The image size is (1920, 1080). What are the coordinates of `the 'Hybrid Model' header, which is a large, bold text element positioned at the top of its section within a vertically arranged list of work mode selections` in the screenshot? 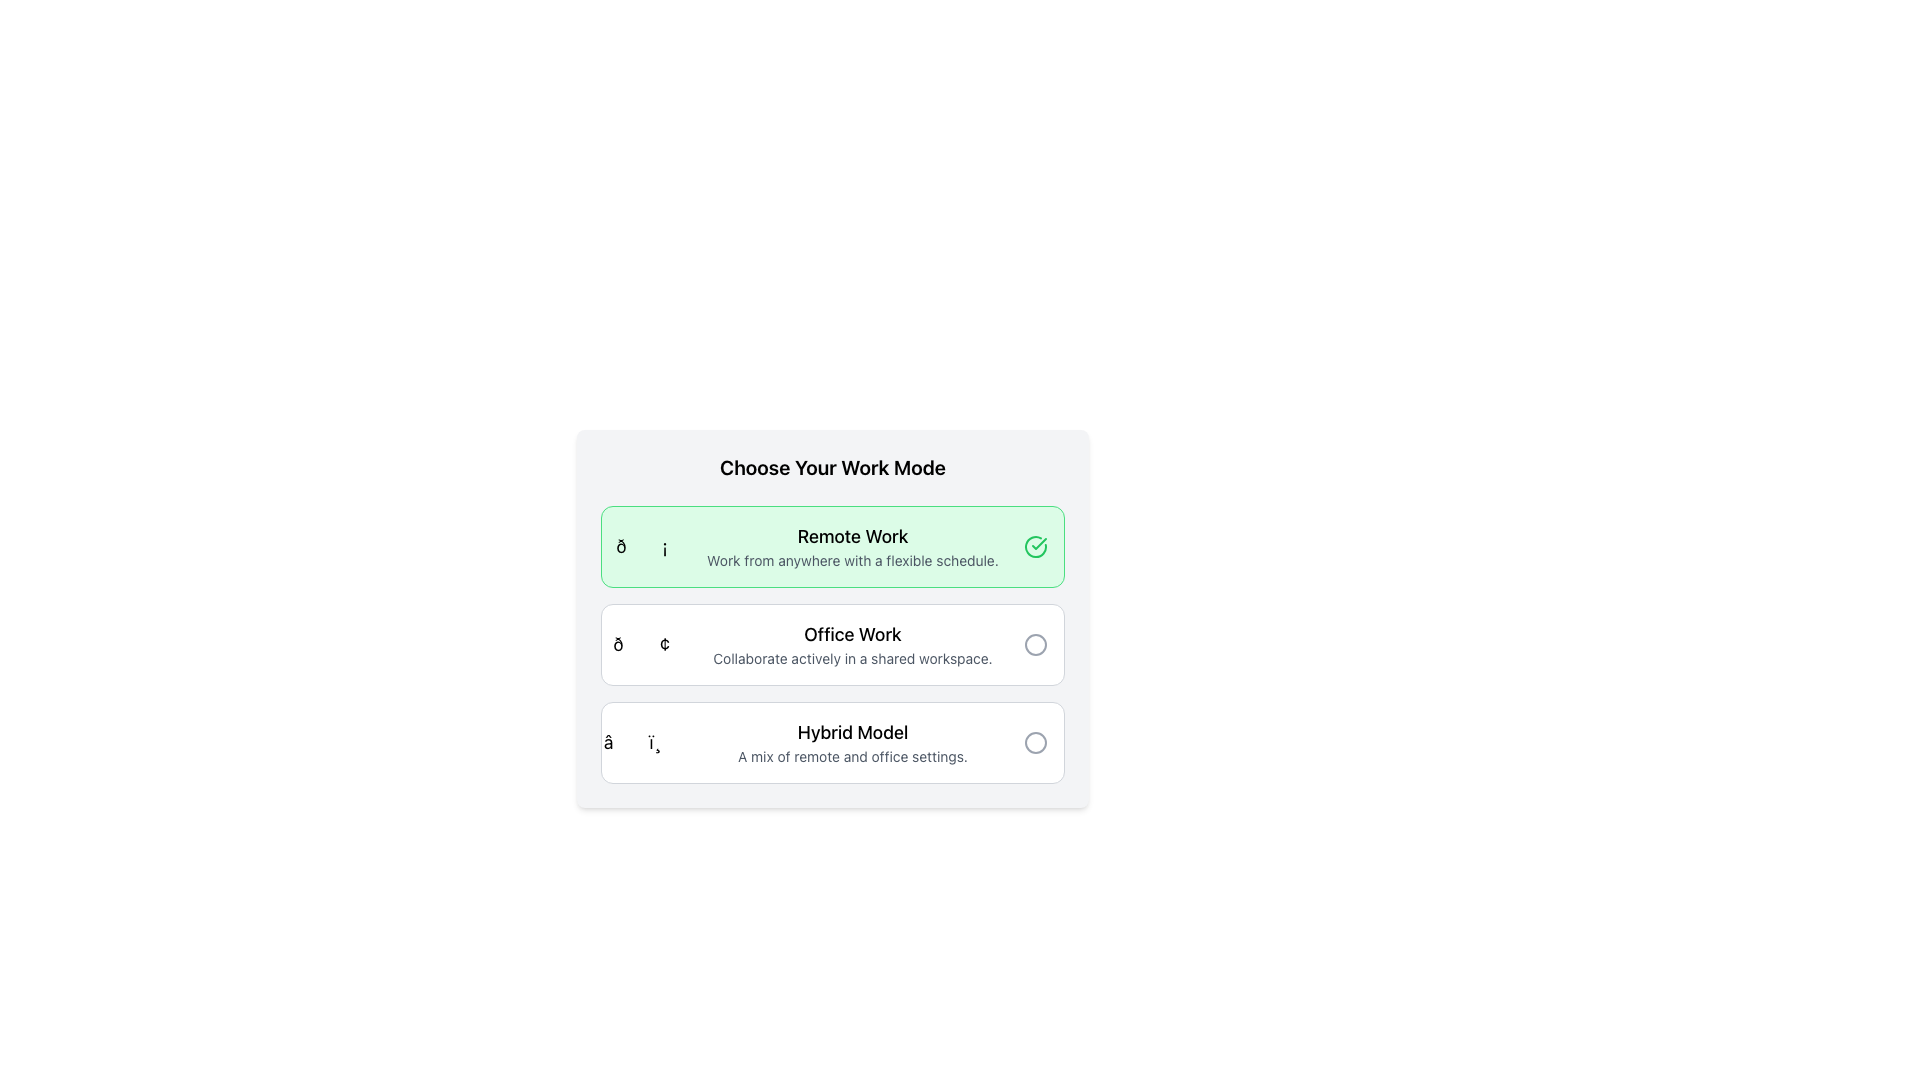 It's located at (853, 732).